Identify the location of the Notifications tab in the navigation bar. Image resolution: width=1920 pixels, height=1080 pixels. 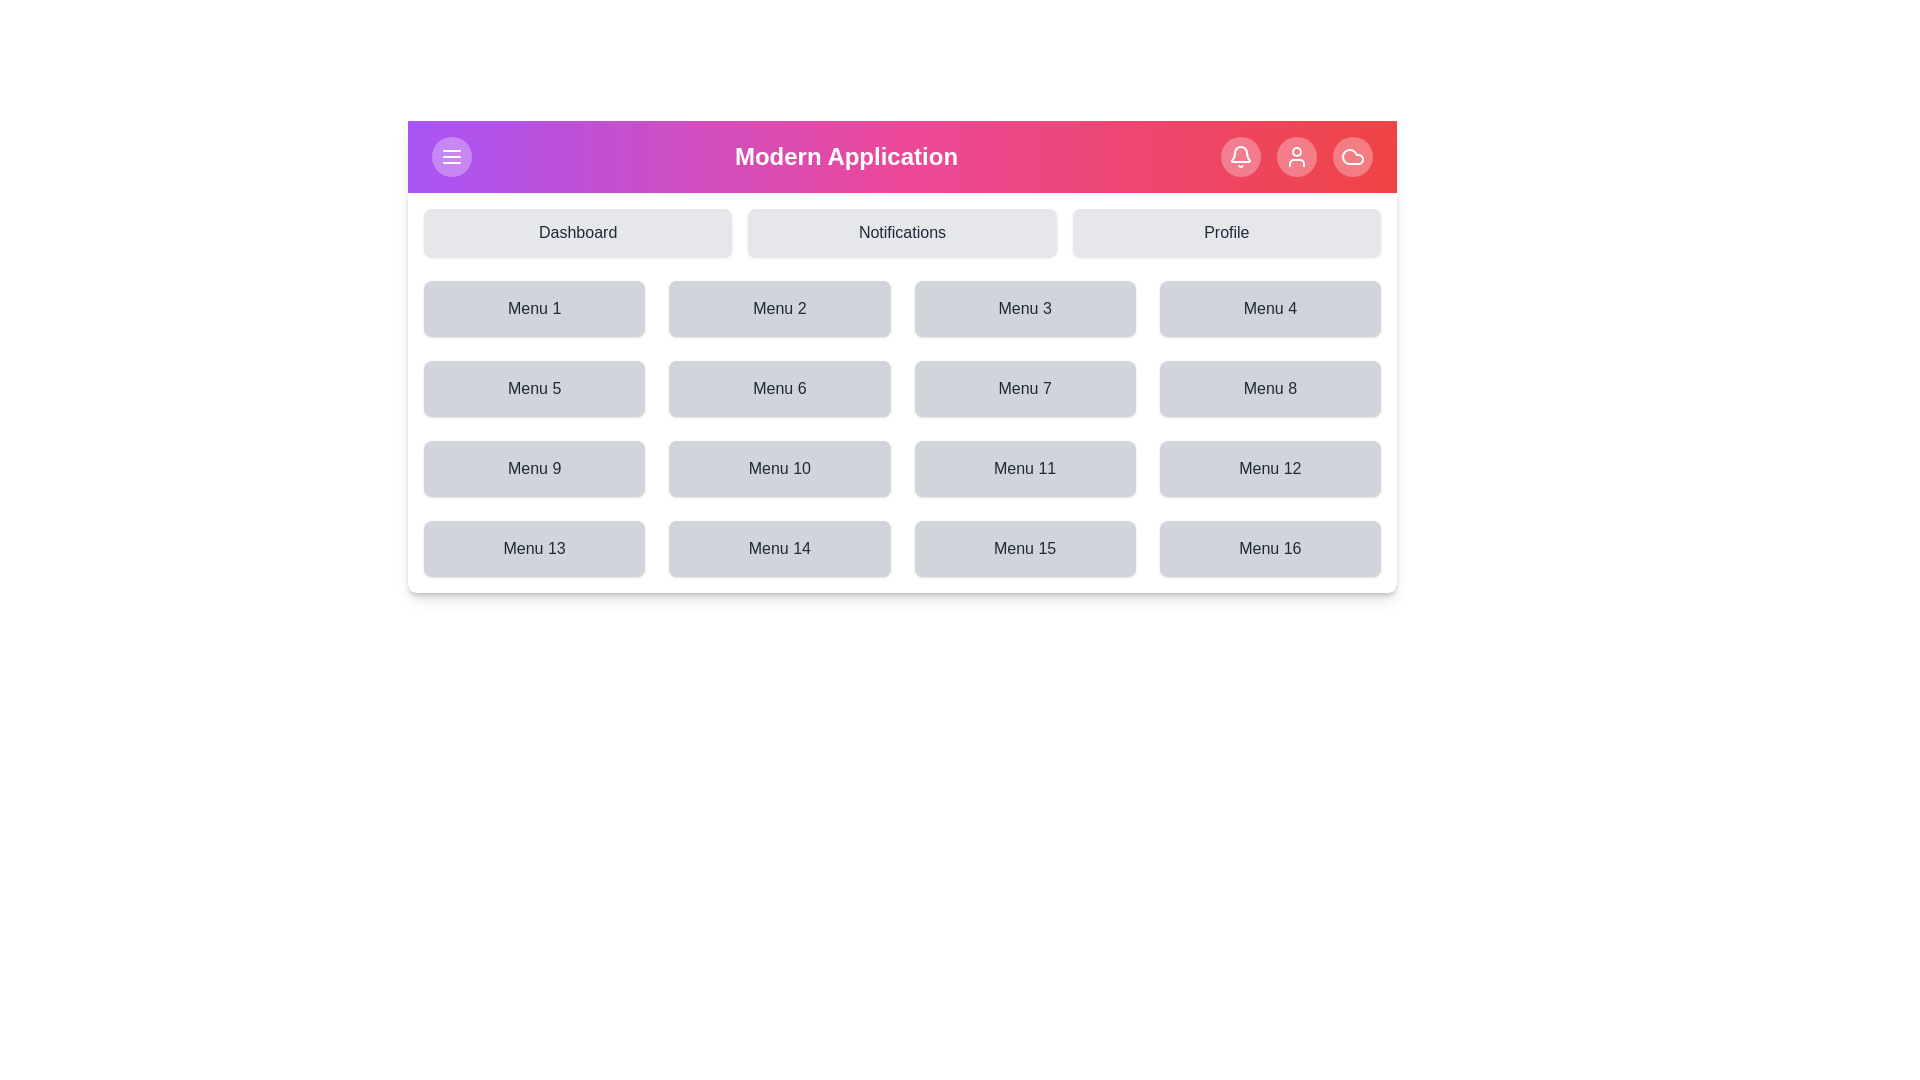
(901, 231).